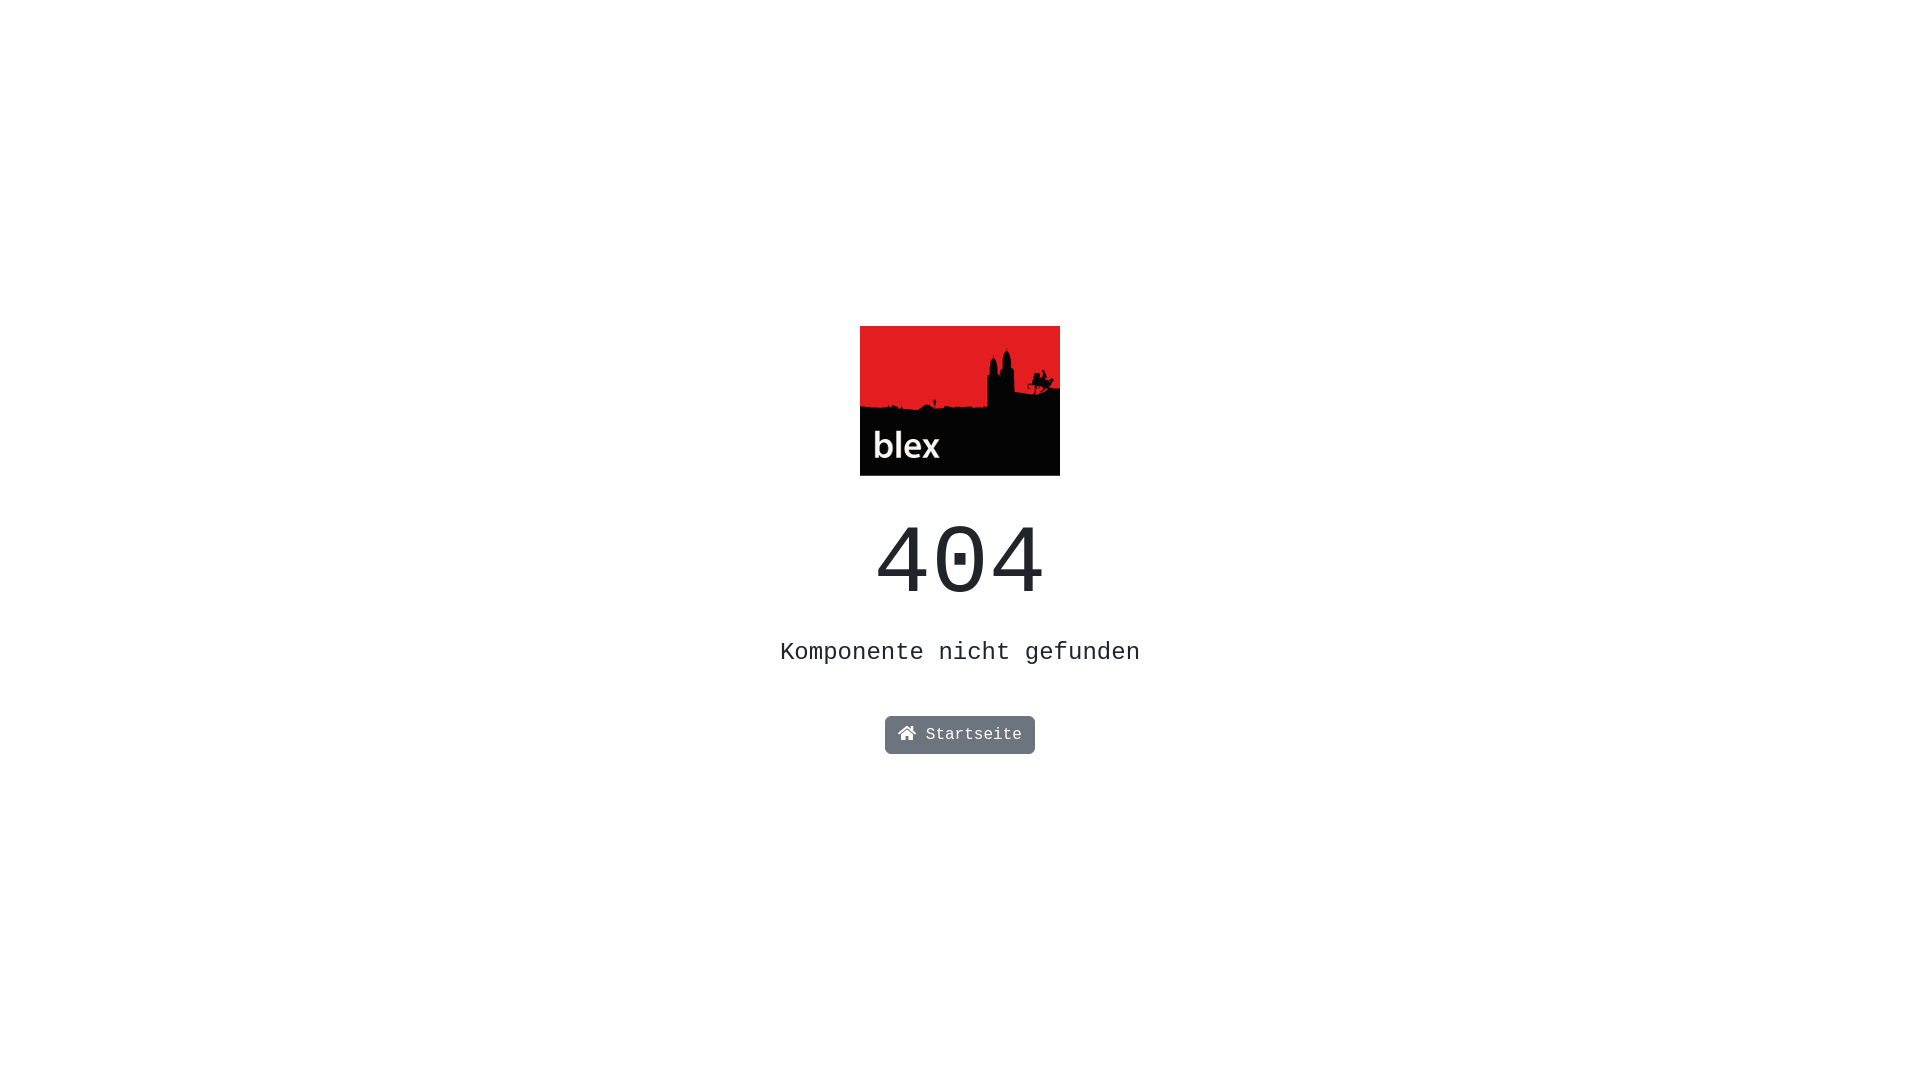  What do you see at coordinates (883, 735) in the screenshot?
I see `'Startseite'` at bounding box center [883, 735].